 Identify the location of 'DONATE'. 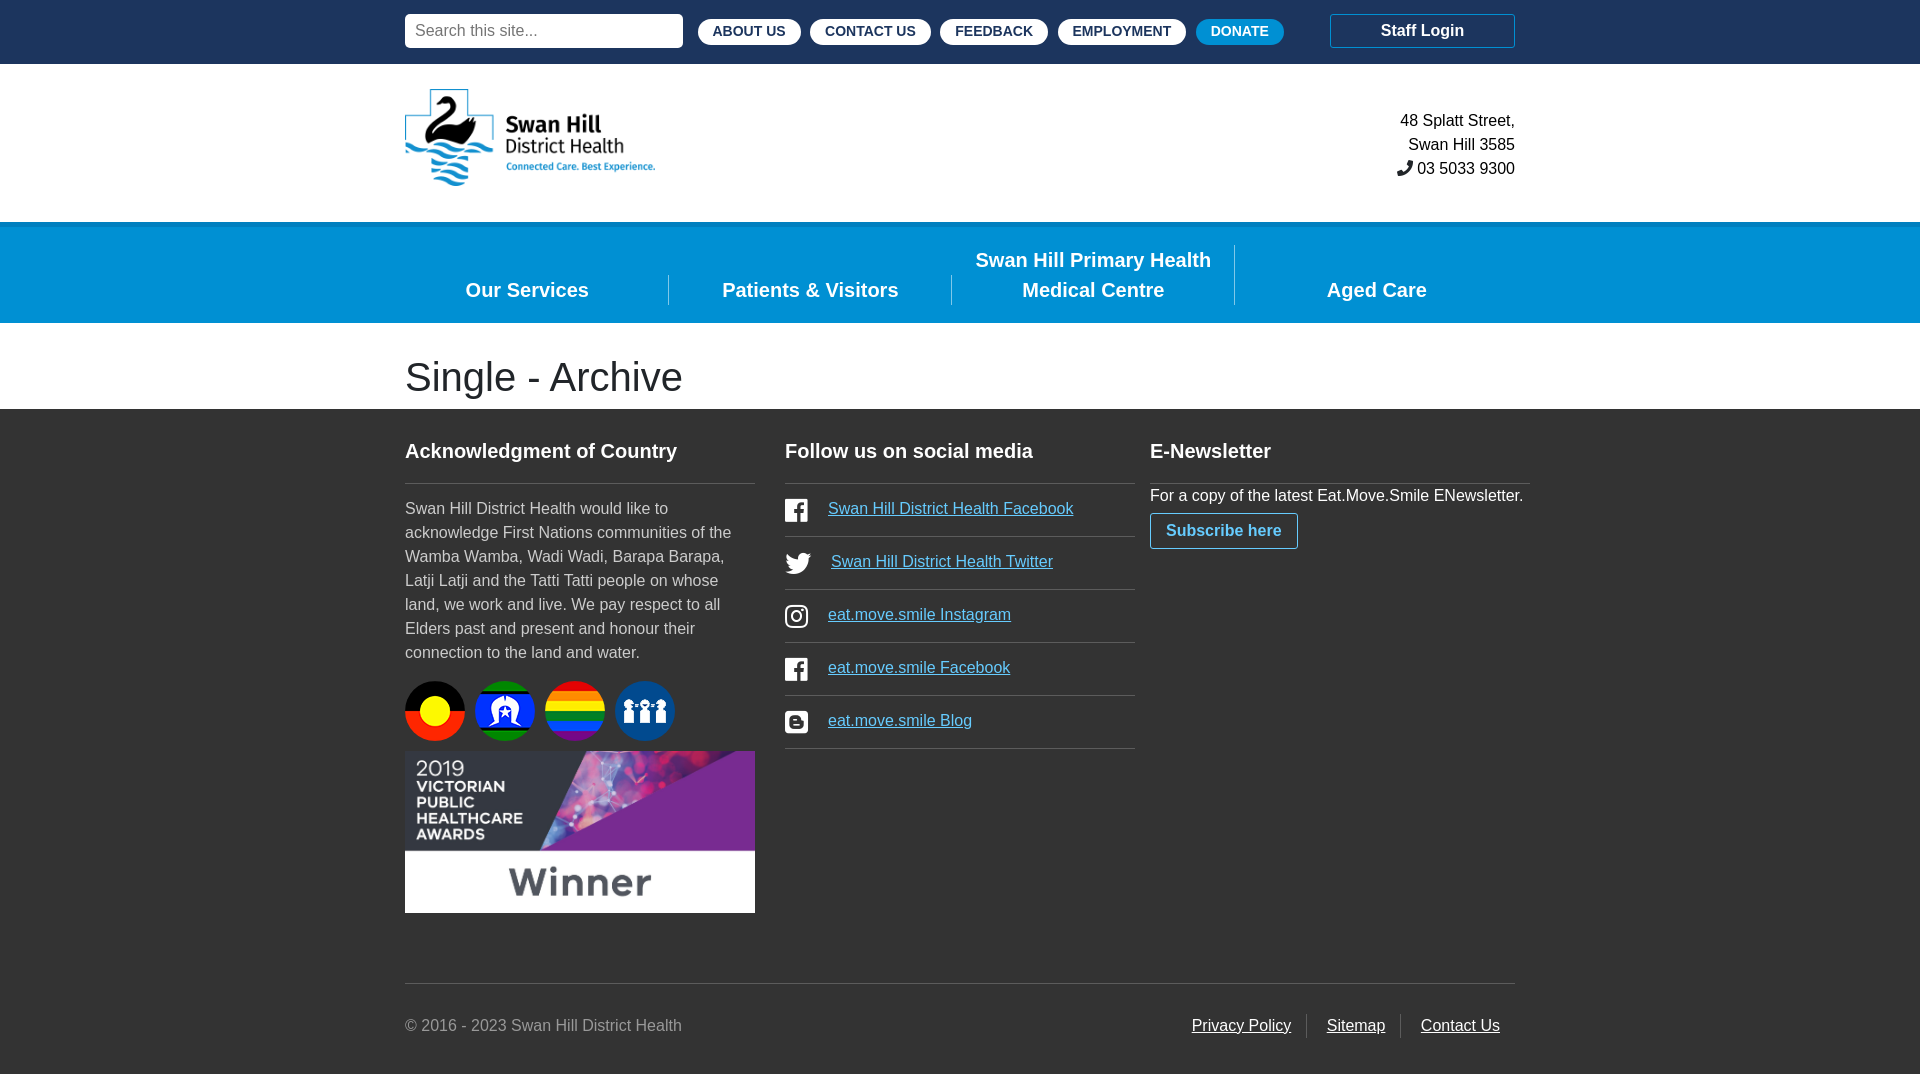
(1238, 31).